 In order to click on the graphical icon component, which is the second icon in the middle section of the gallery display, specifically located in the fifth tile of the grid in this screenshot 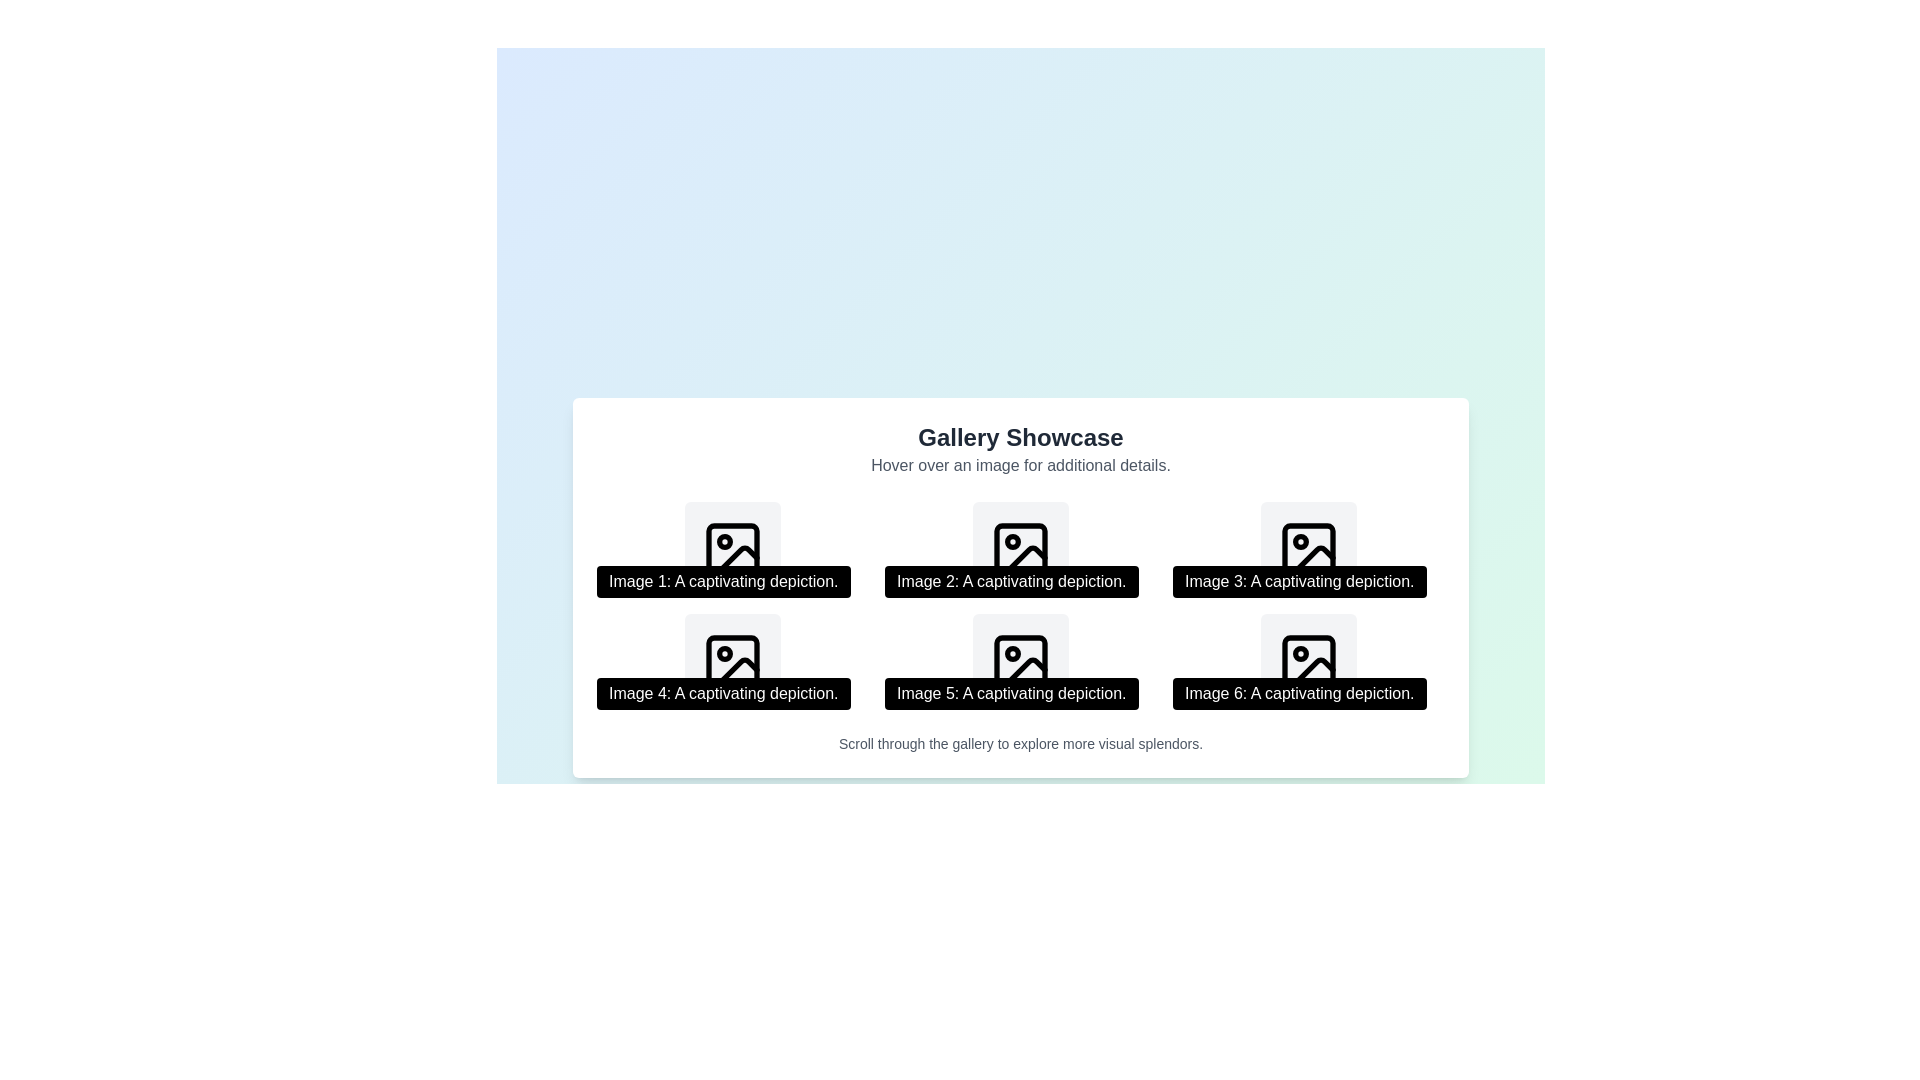, I will do `click(1012, 542)`.